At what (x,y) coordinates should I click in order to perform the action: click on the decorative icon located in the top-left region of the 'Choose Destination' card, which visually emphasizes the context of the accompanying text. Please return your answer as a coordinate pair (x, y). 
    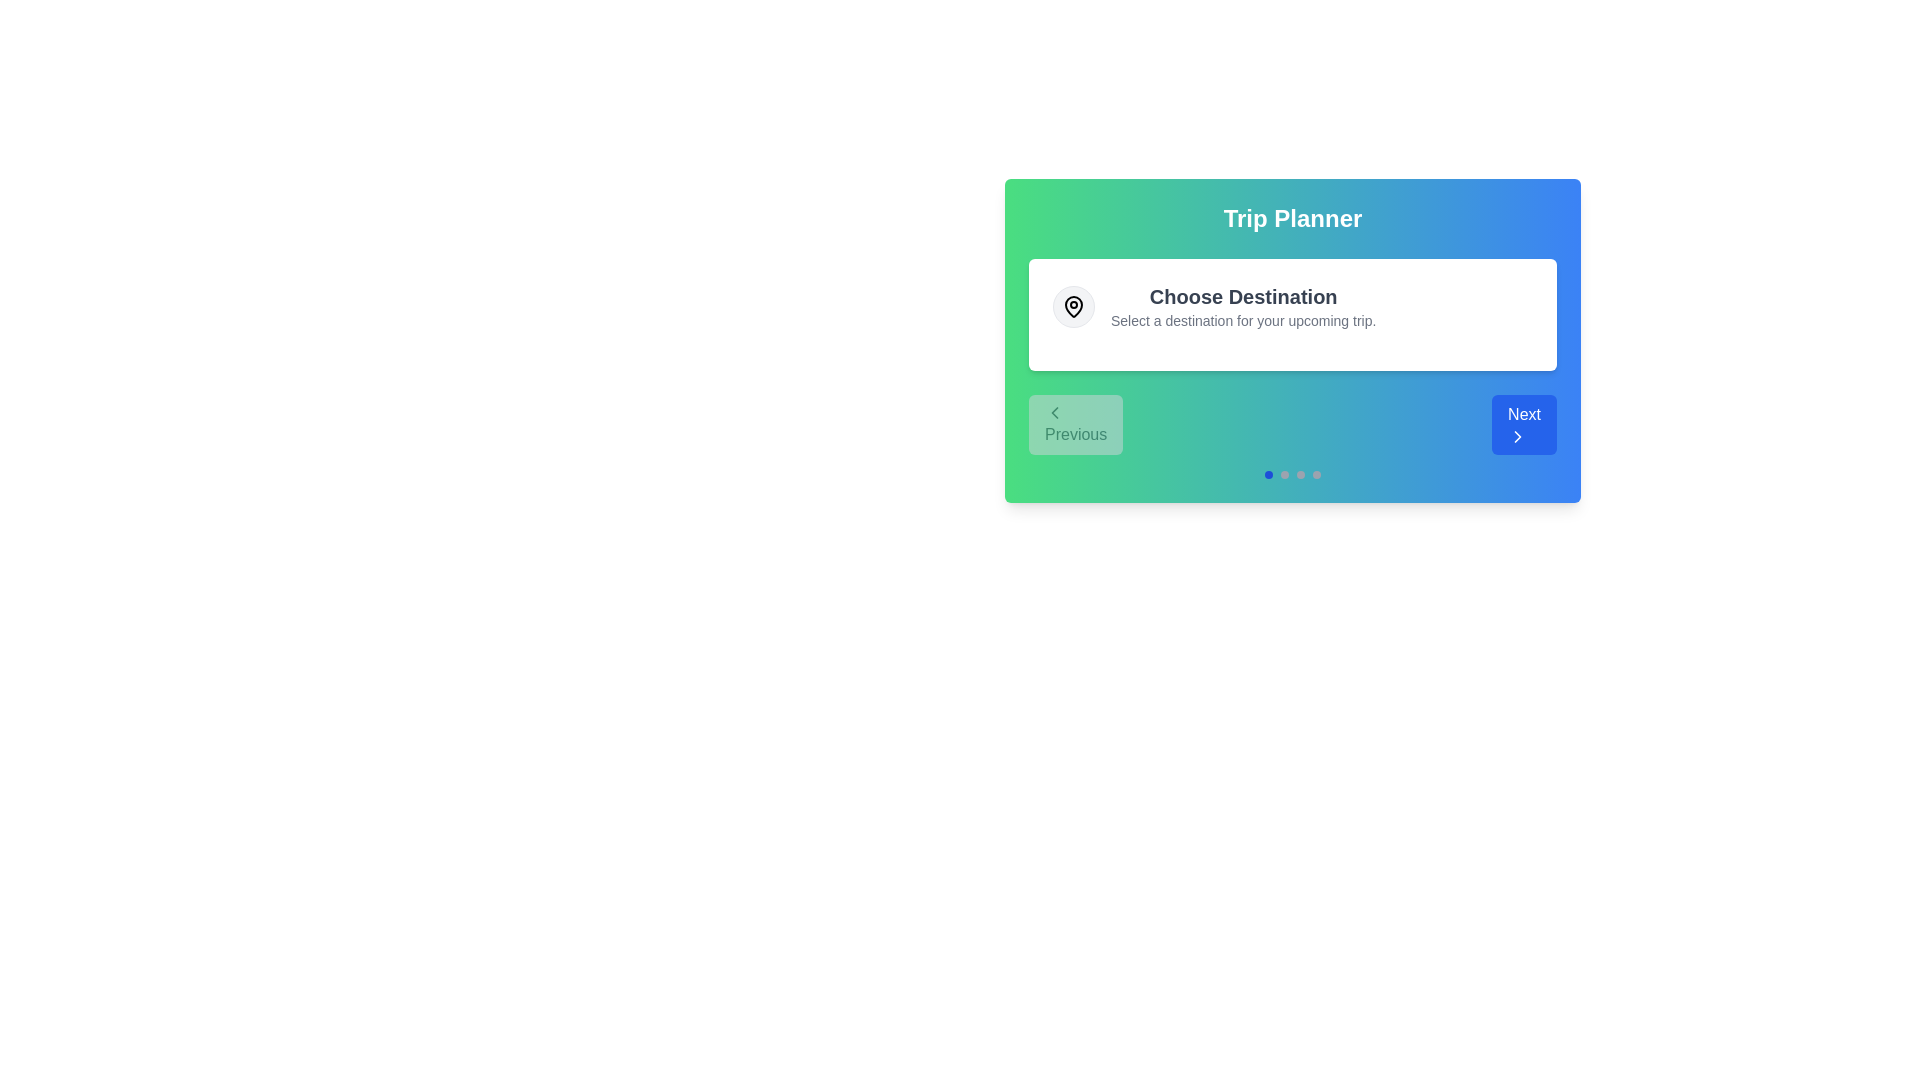
    Looking at the image, I should click on (1073, 307).